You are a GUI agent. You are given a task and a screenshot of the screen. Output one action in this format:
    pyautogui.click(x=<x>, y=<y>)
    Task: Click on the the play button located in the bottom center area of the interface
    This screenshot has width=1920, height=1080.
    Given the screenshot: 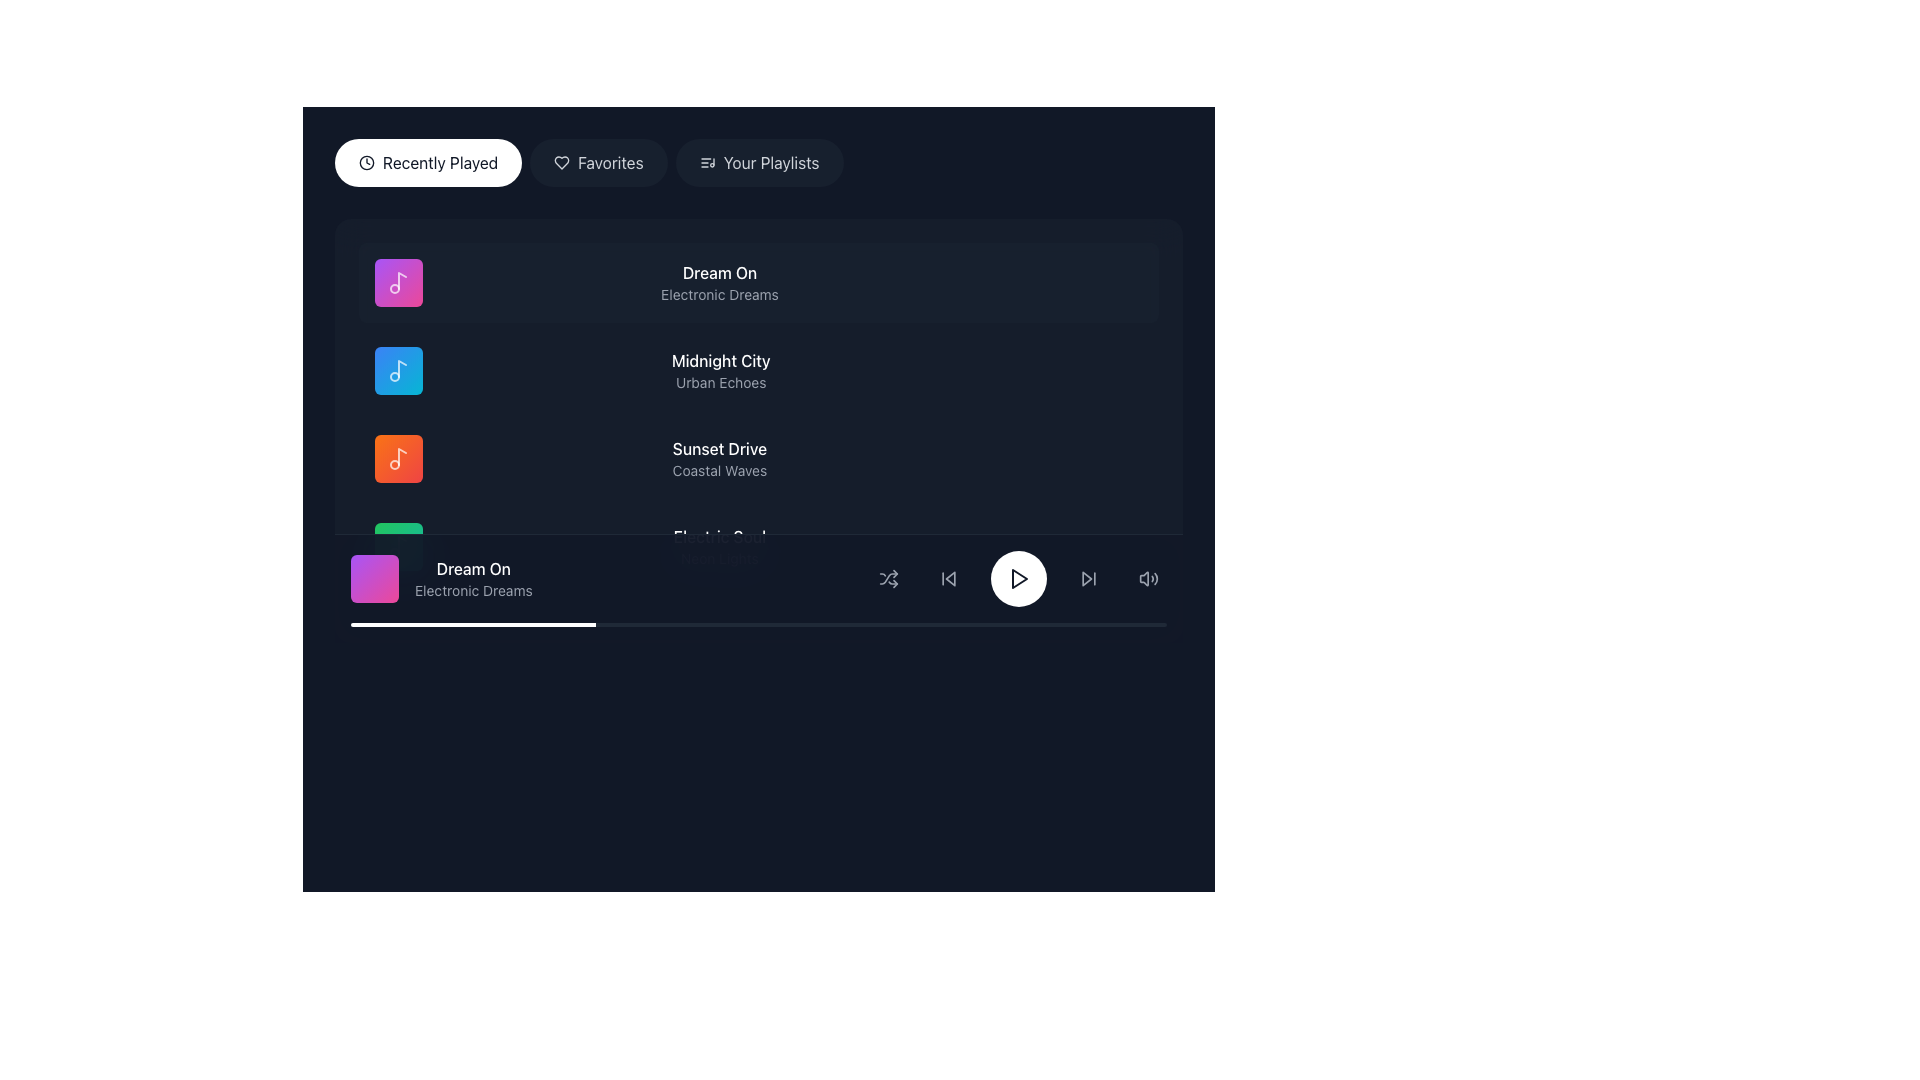 What is the action you would take?
    pyautogui.click(x=1018, y=578)
    